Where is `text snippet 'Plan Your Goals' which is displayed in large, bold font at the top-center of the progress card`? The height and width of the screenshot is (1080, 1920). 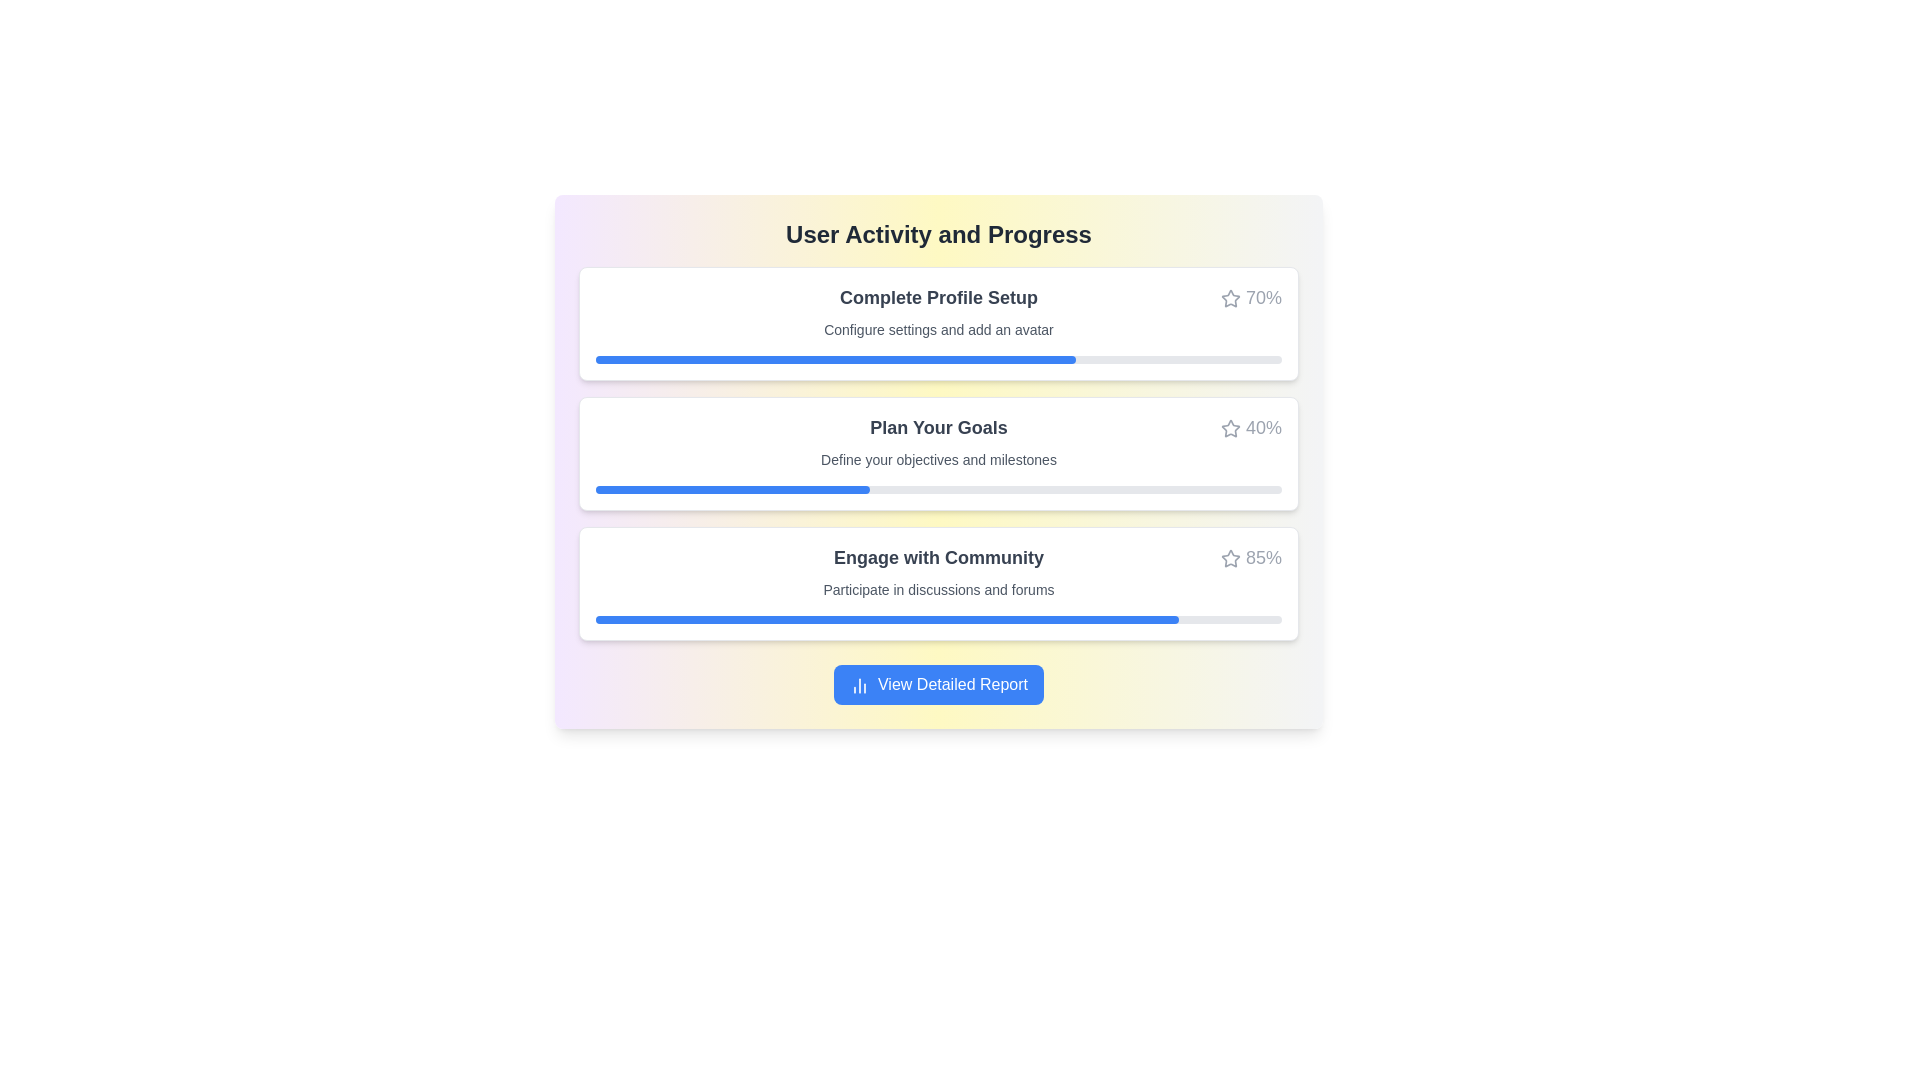
text snippet 'Plan Your Goals' which is displayed in large, bold font at the top-center of the progress card is located at coordinates (938, 427).